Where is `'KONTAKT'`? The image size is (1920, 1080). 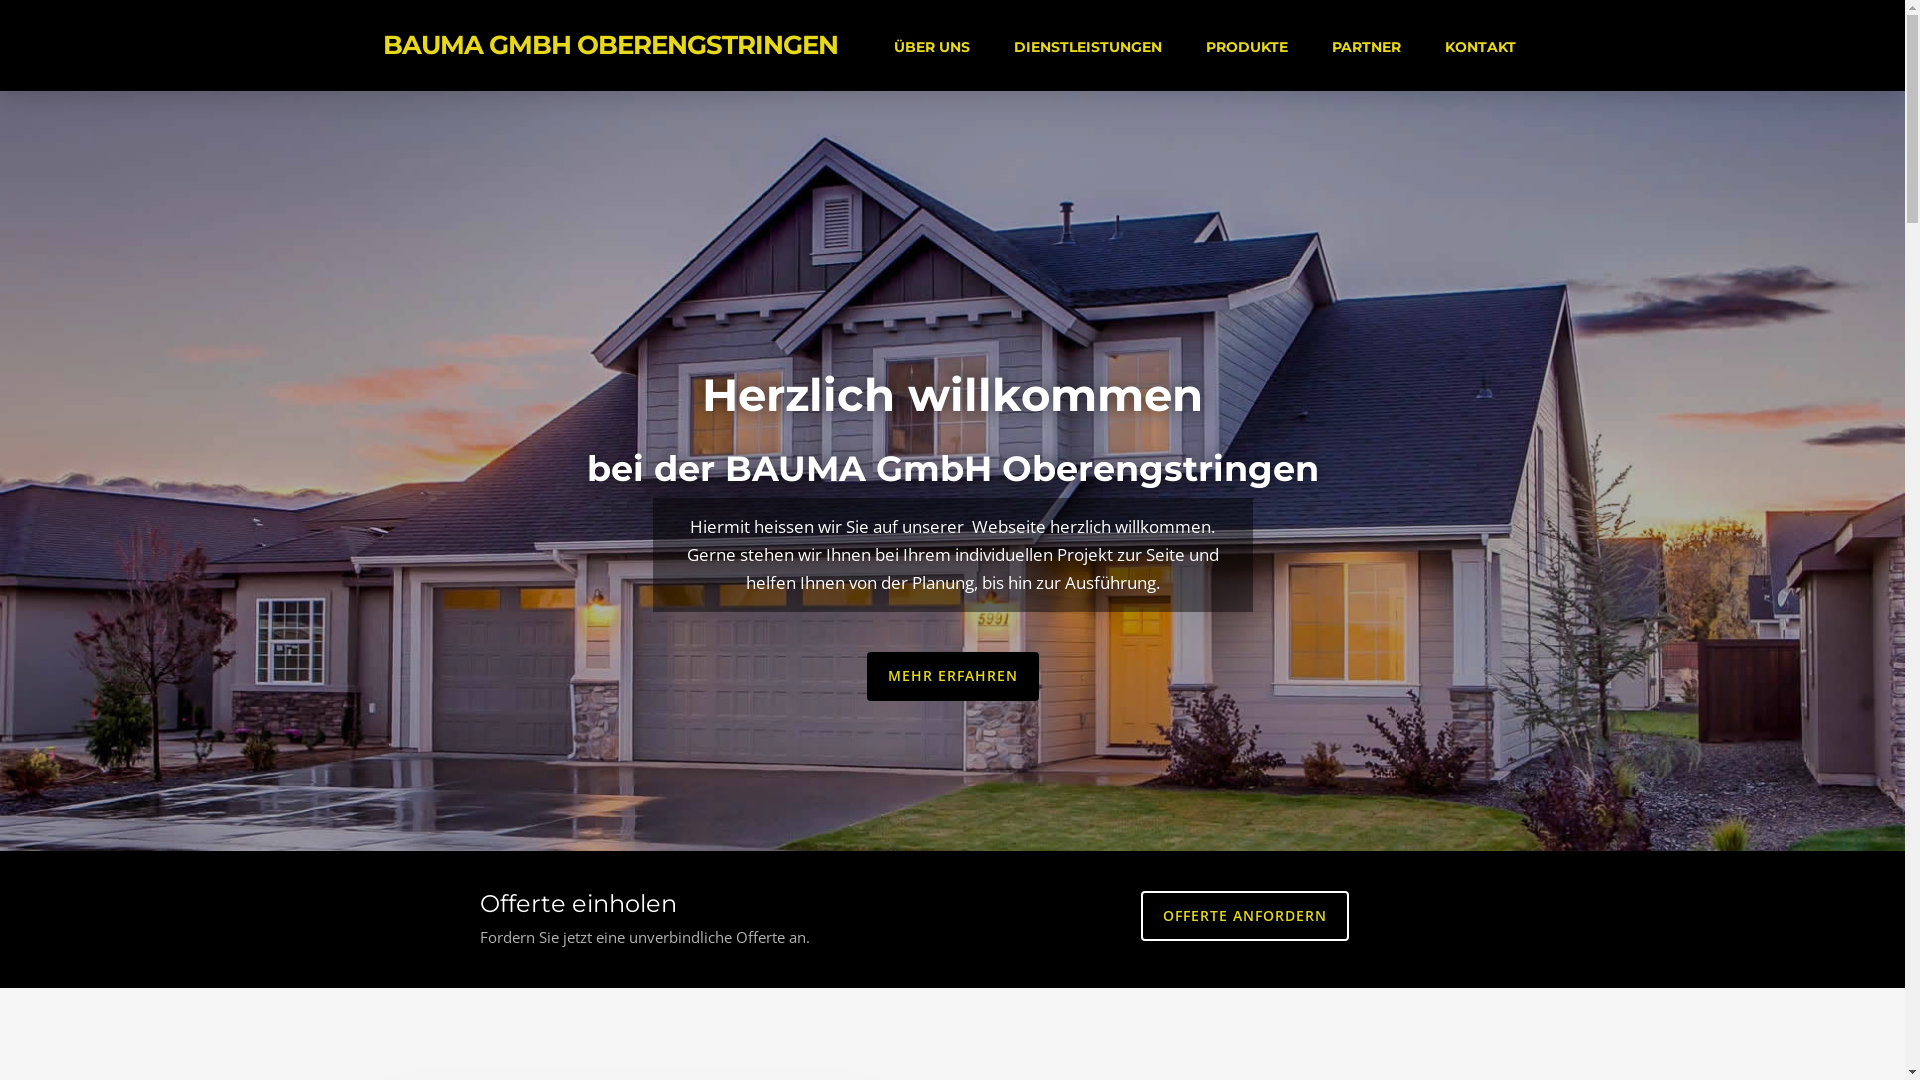 'KONTAKT' is located at coordinates (1441, 45).